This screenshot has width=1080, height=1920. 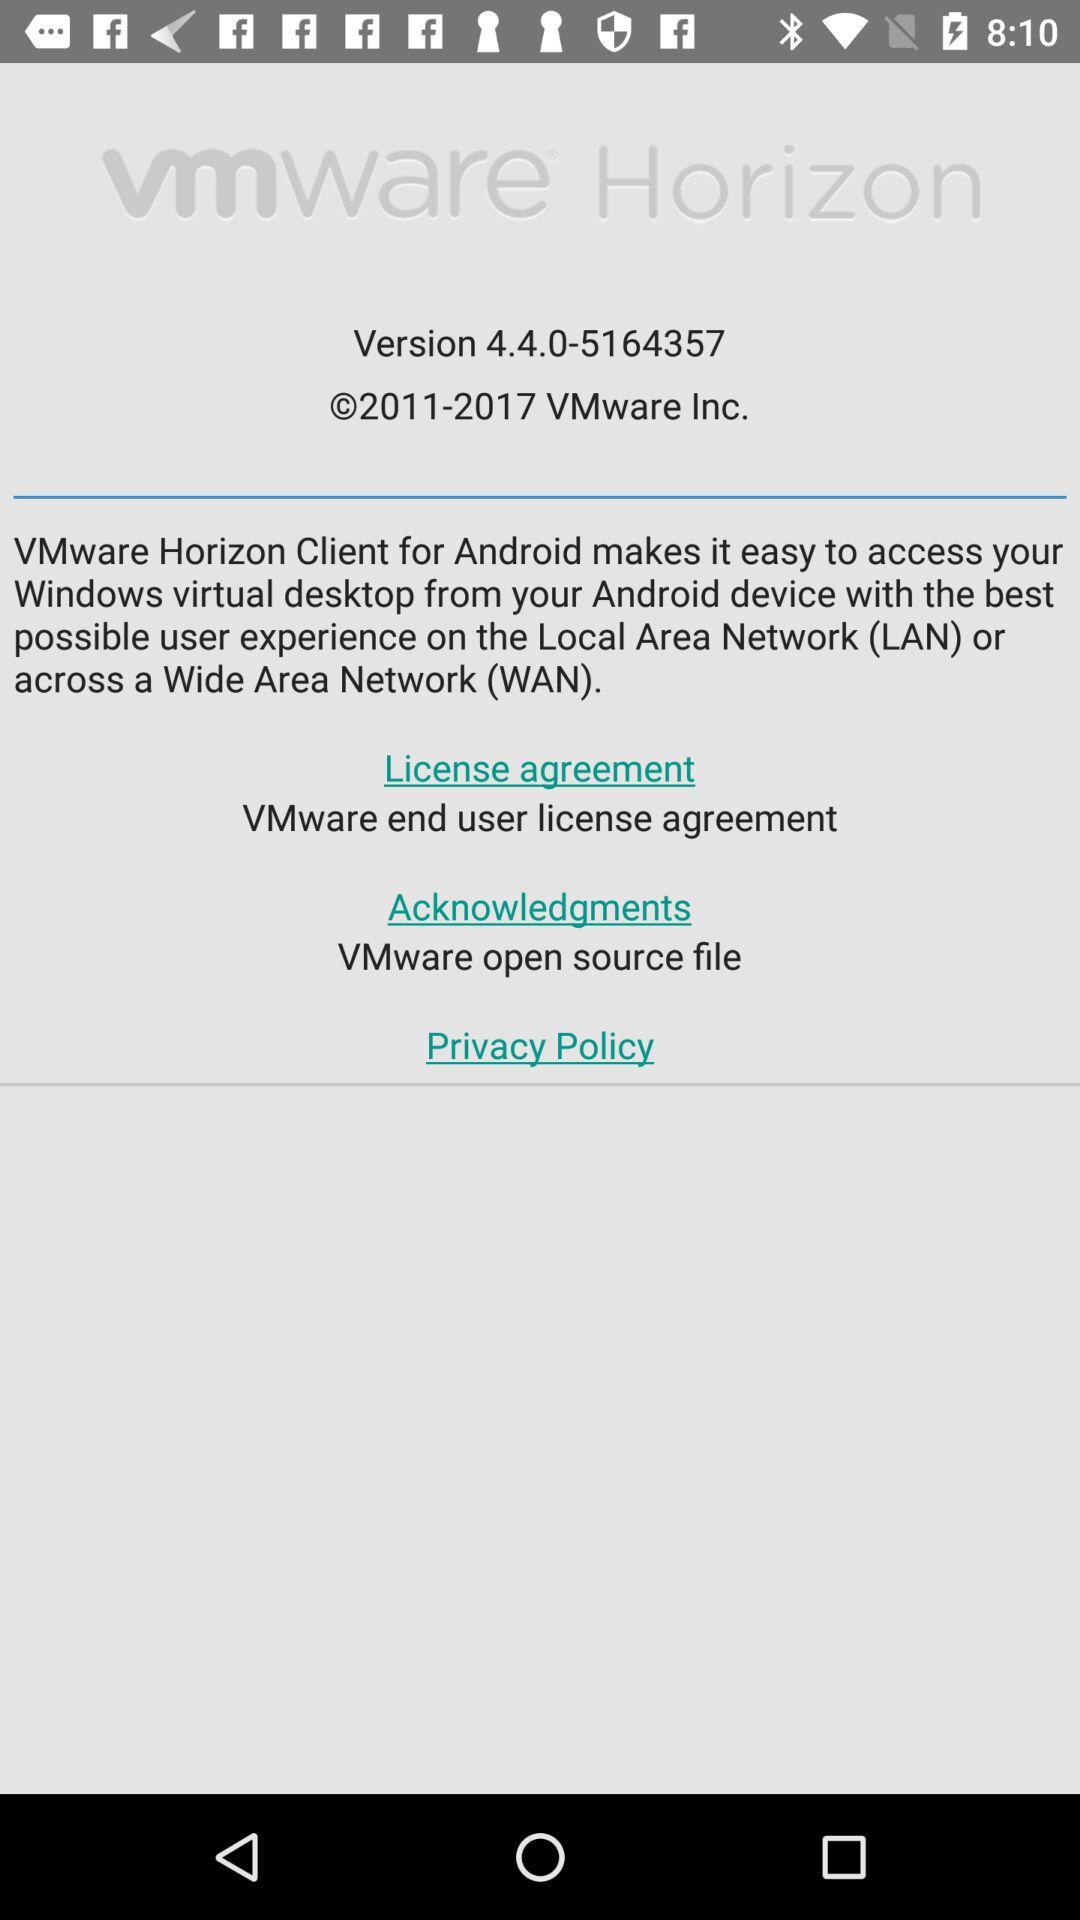 I want to click on the 2011 2017 vmware icon, so click(x=538, y=403).